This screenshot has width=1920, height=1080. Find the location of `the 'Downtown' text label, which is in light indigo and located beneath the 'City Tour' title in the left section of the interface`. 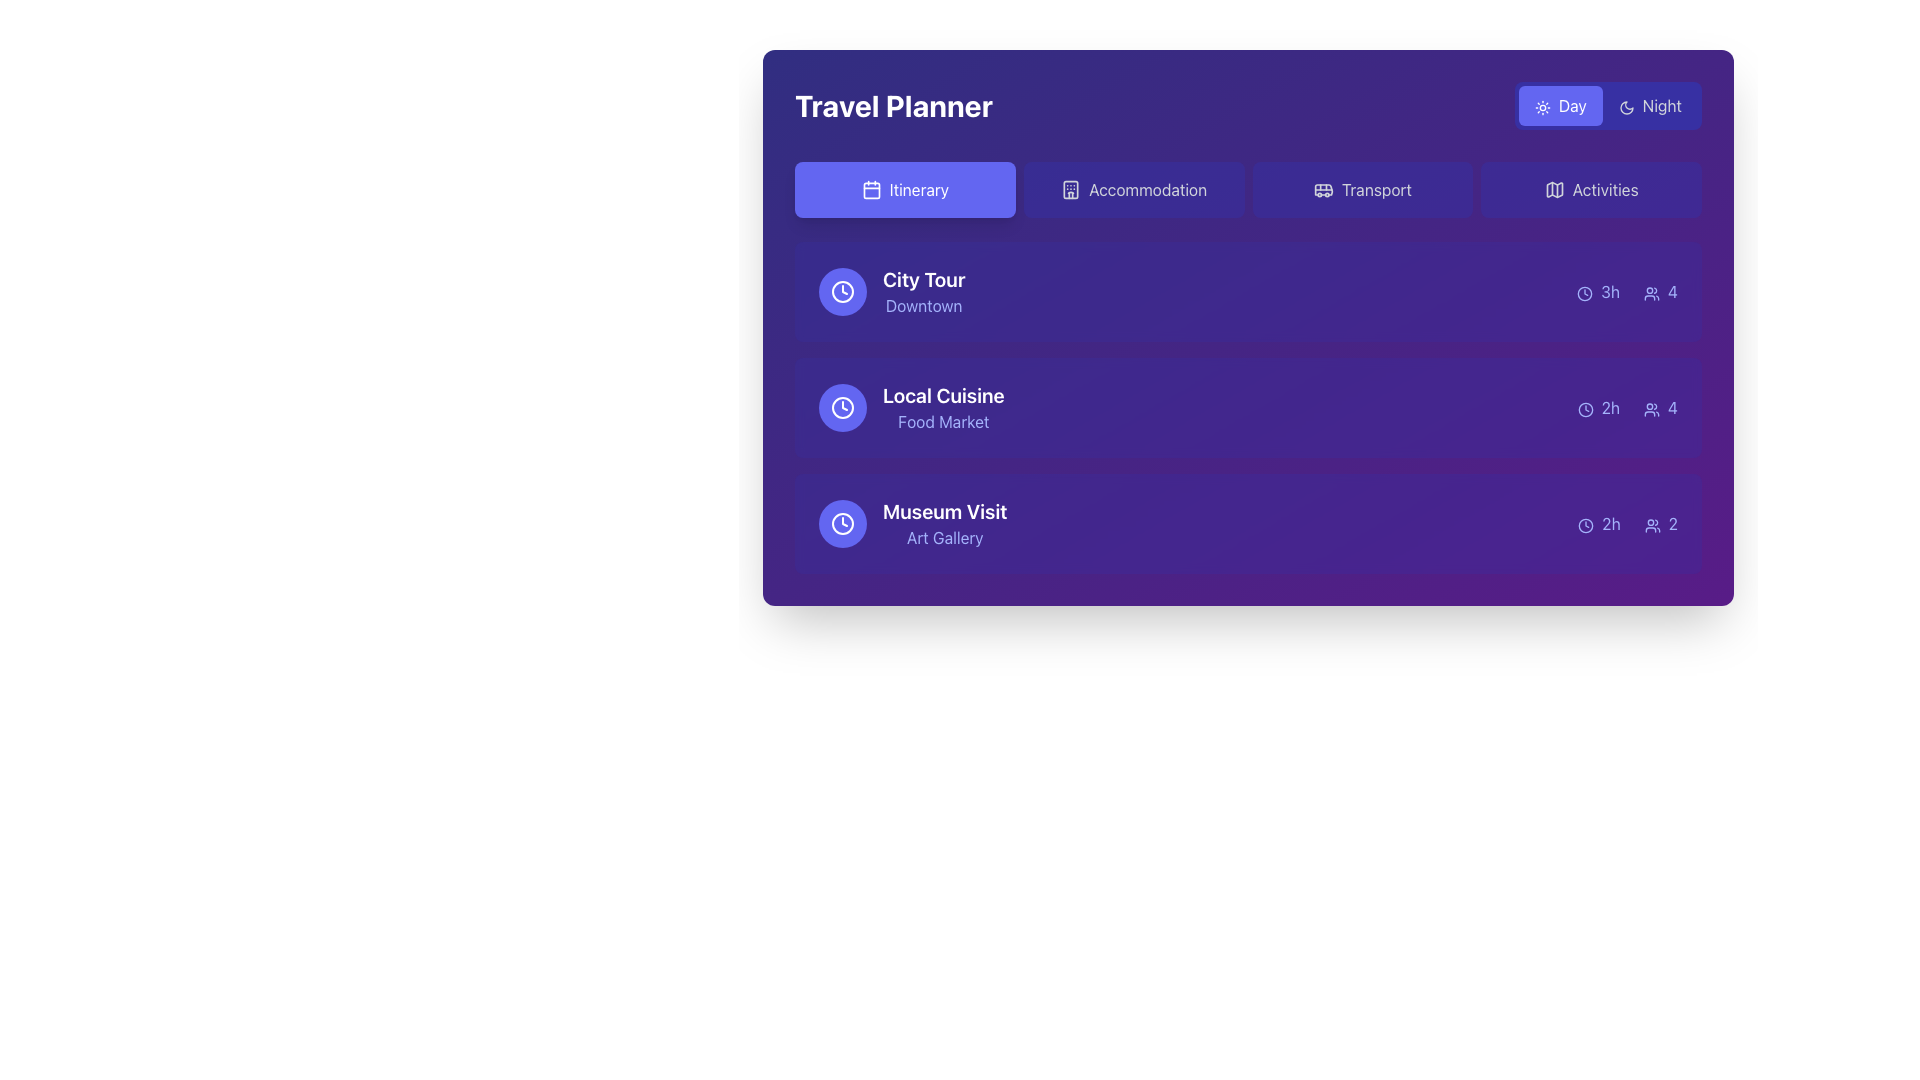

the 'Downtown' text label, which is in light indigo and located beneath the 'City Tour' title in the left section of the interface is located at coordinates (923, 305).